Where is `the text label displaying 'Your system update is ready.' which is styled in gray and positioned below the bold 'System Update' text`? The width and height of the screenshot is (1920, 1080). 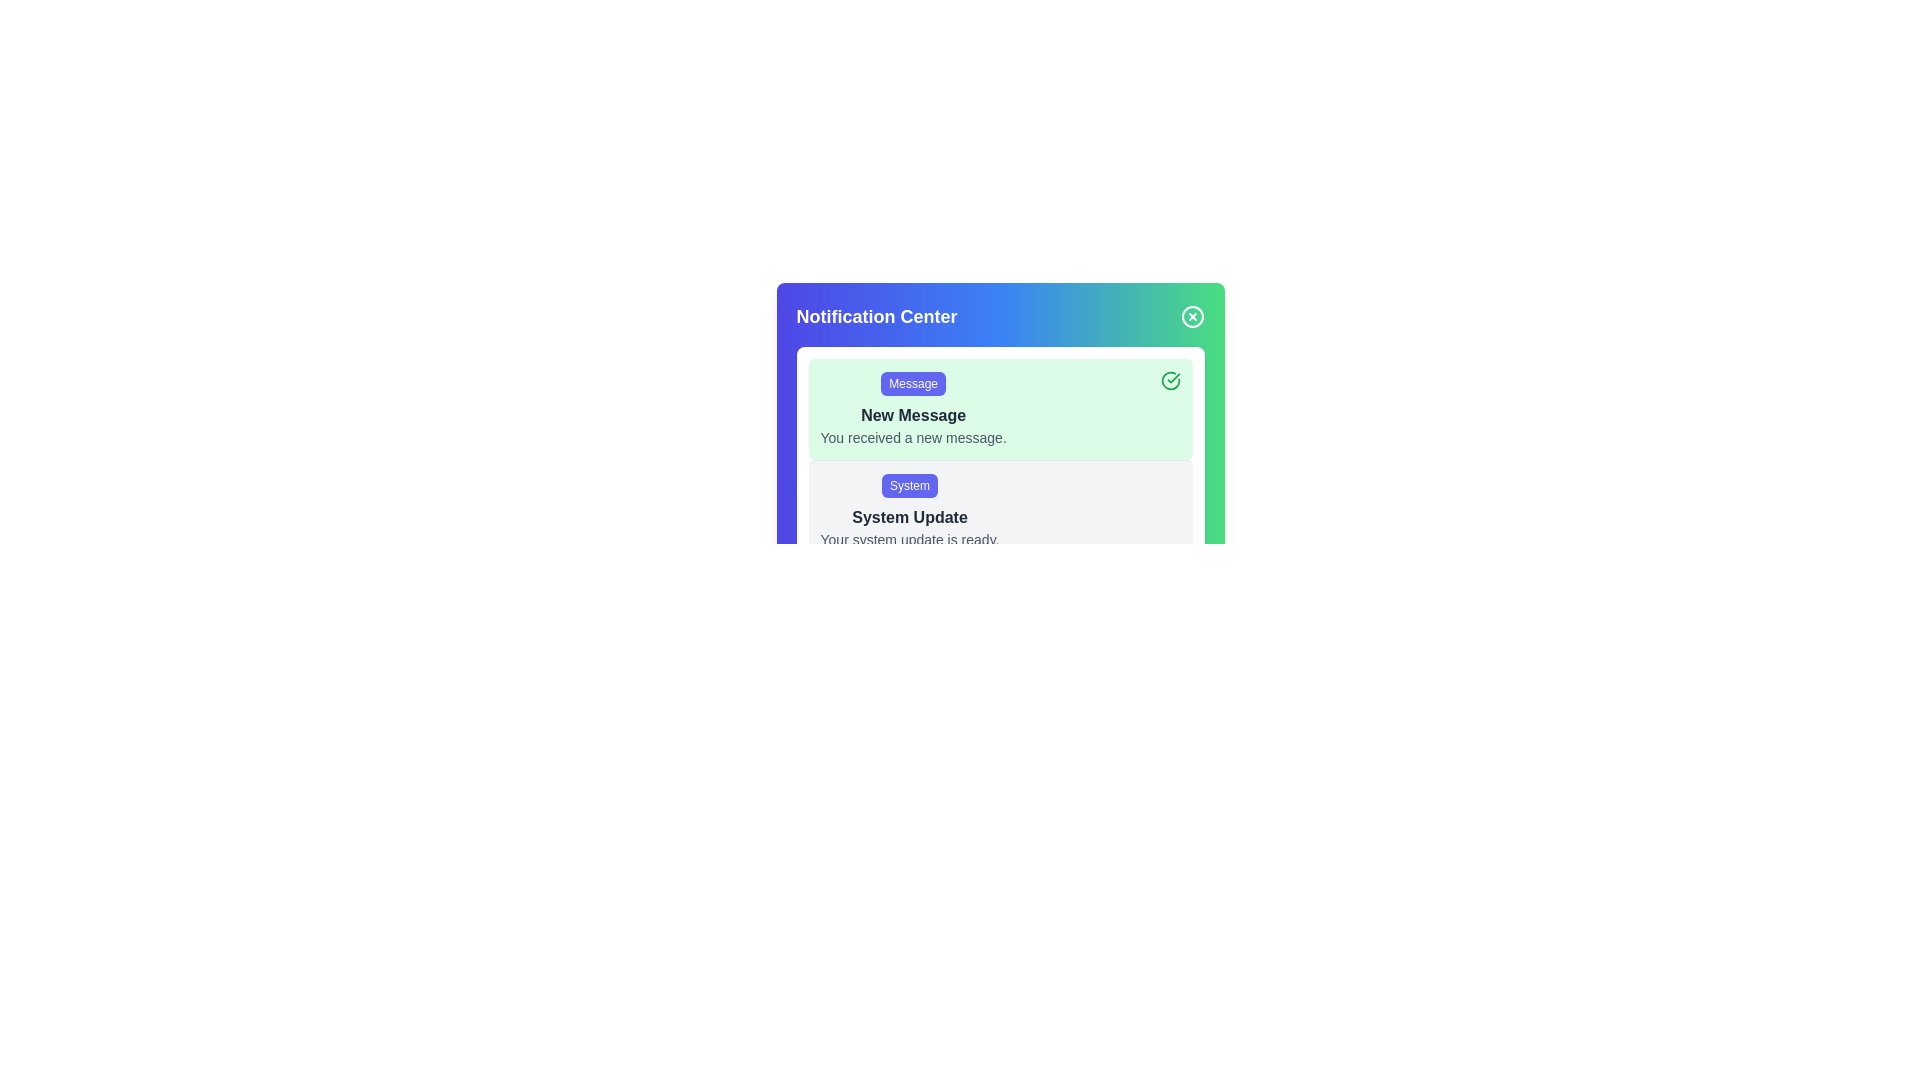
the text label displaying 'Your system update is ready.' which is styled in gray and positioned below the bold 'System Update' text is located at coordinates (909, 540).